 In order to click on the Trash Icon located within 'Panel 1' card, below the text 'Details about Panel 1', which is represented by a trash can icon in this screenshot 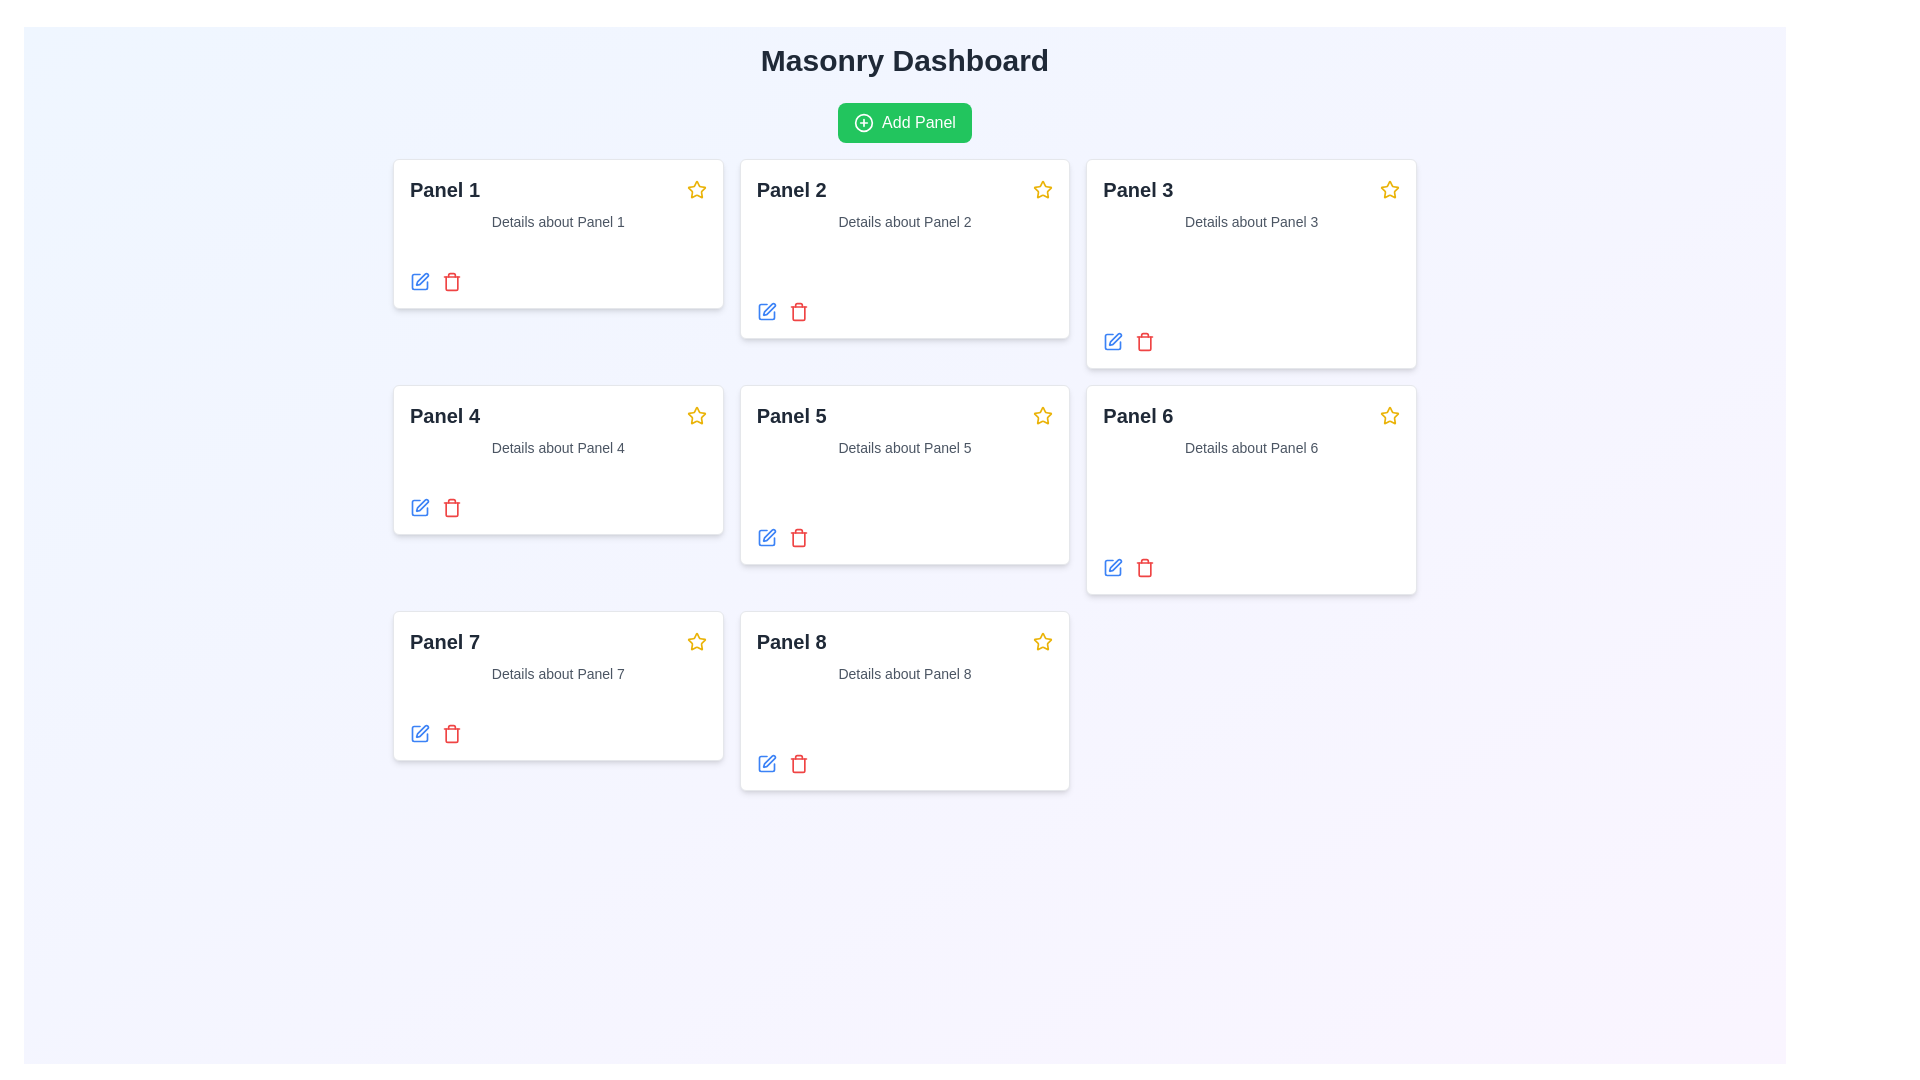, I will do `click(450, 282)`.